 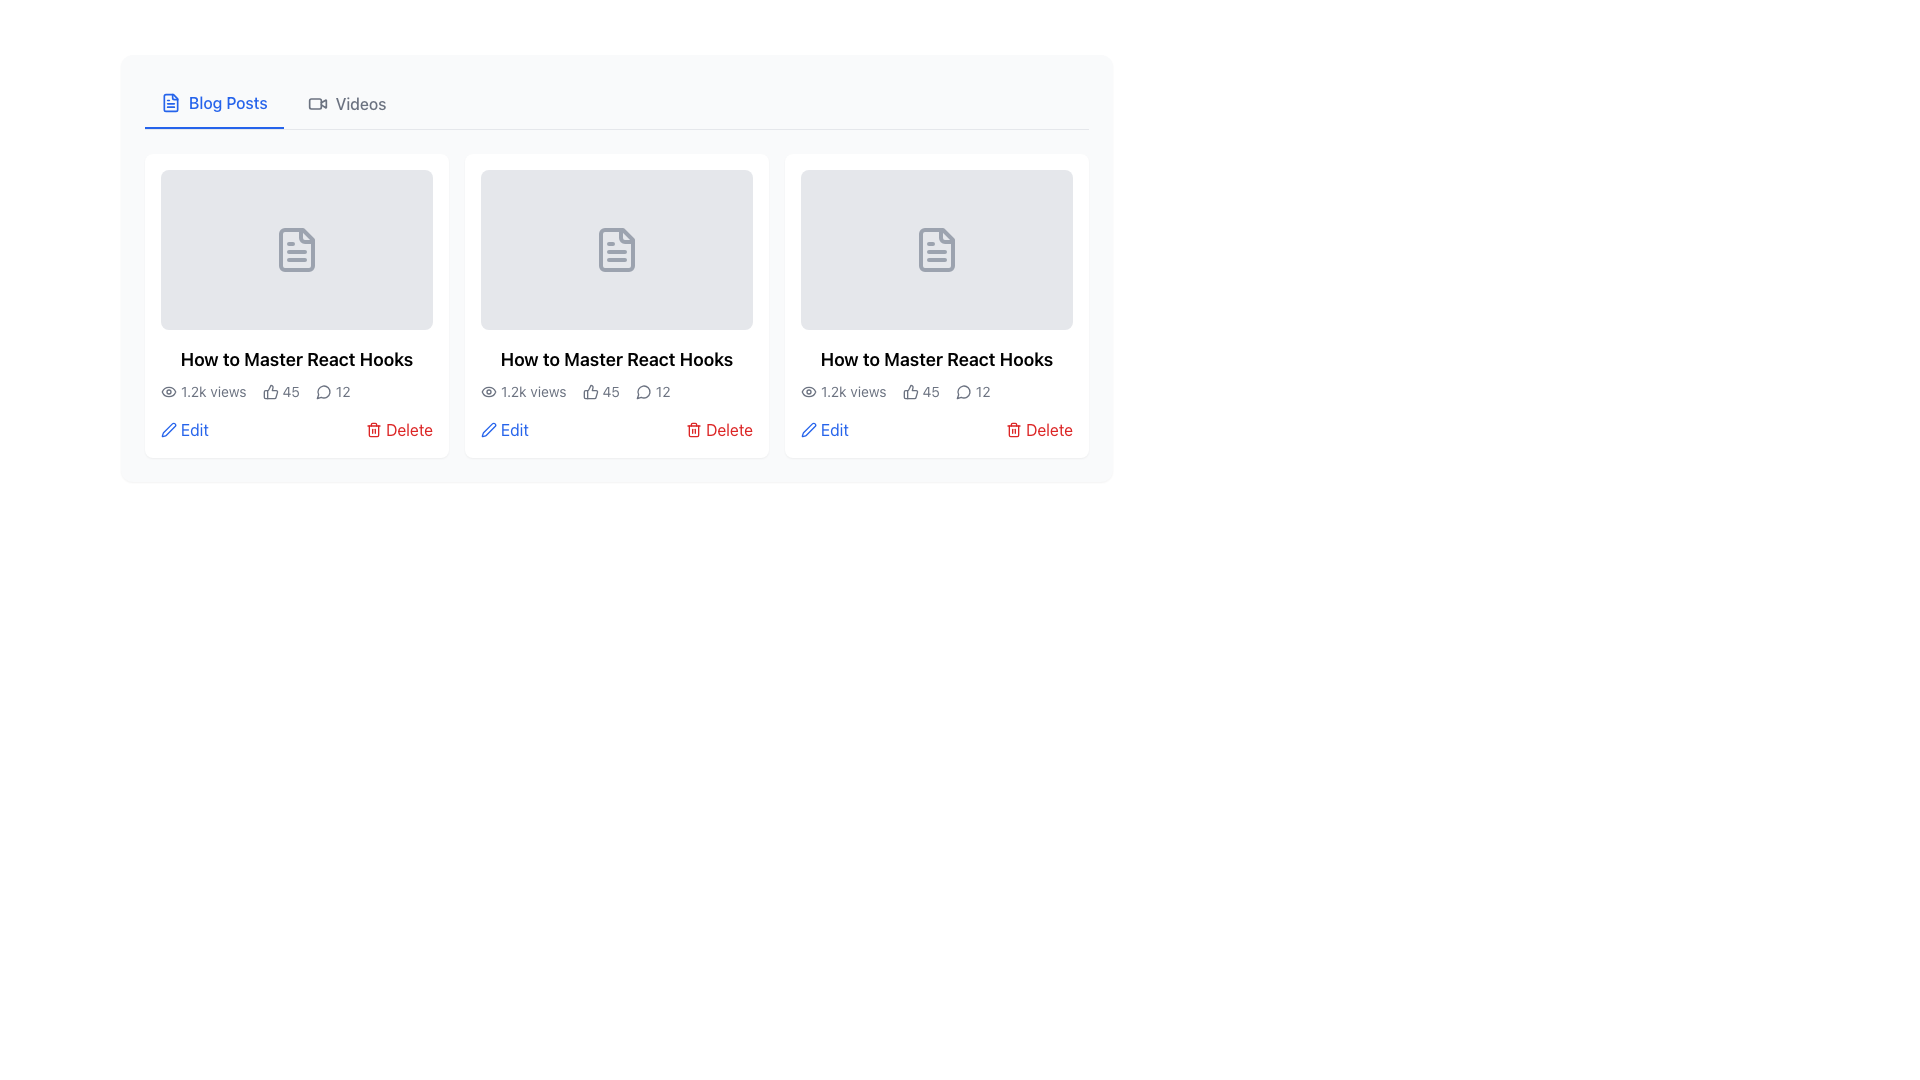 What do you see at coordinates (809, 392) in the screenshot?
I see `the decorative view count icon located on the left side of the row preceding the '1.2k views' text label` at bounding box center [809, 392].